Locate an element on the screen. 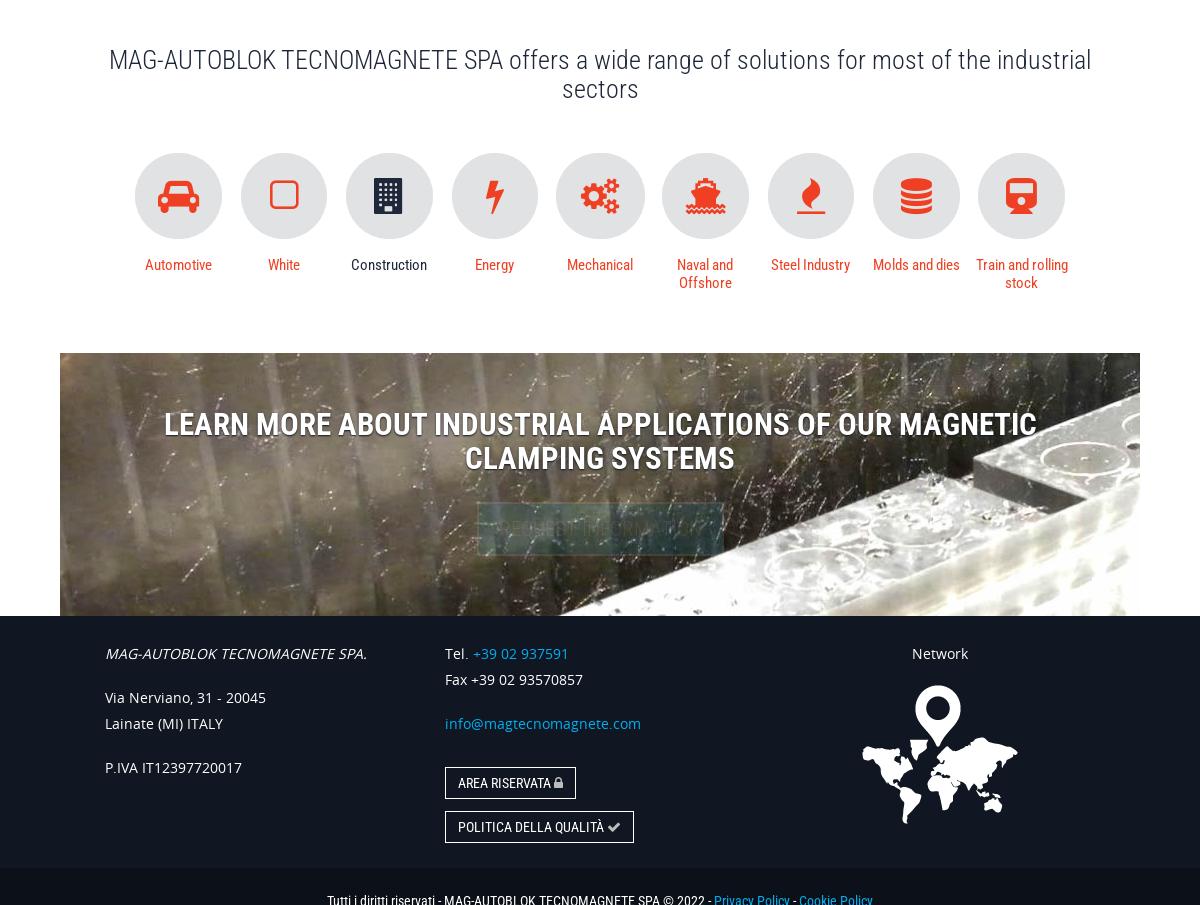 This screenshot has height=905, width=1200. 'Train and rolling stock' is located at coordinates (1020, 273).